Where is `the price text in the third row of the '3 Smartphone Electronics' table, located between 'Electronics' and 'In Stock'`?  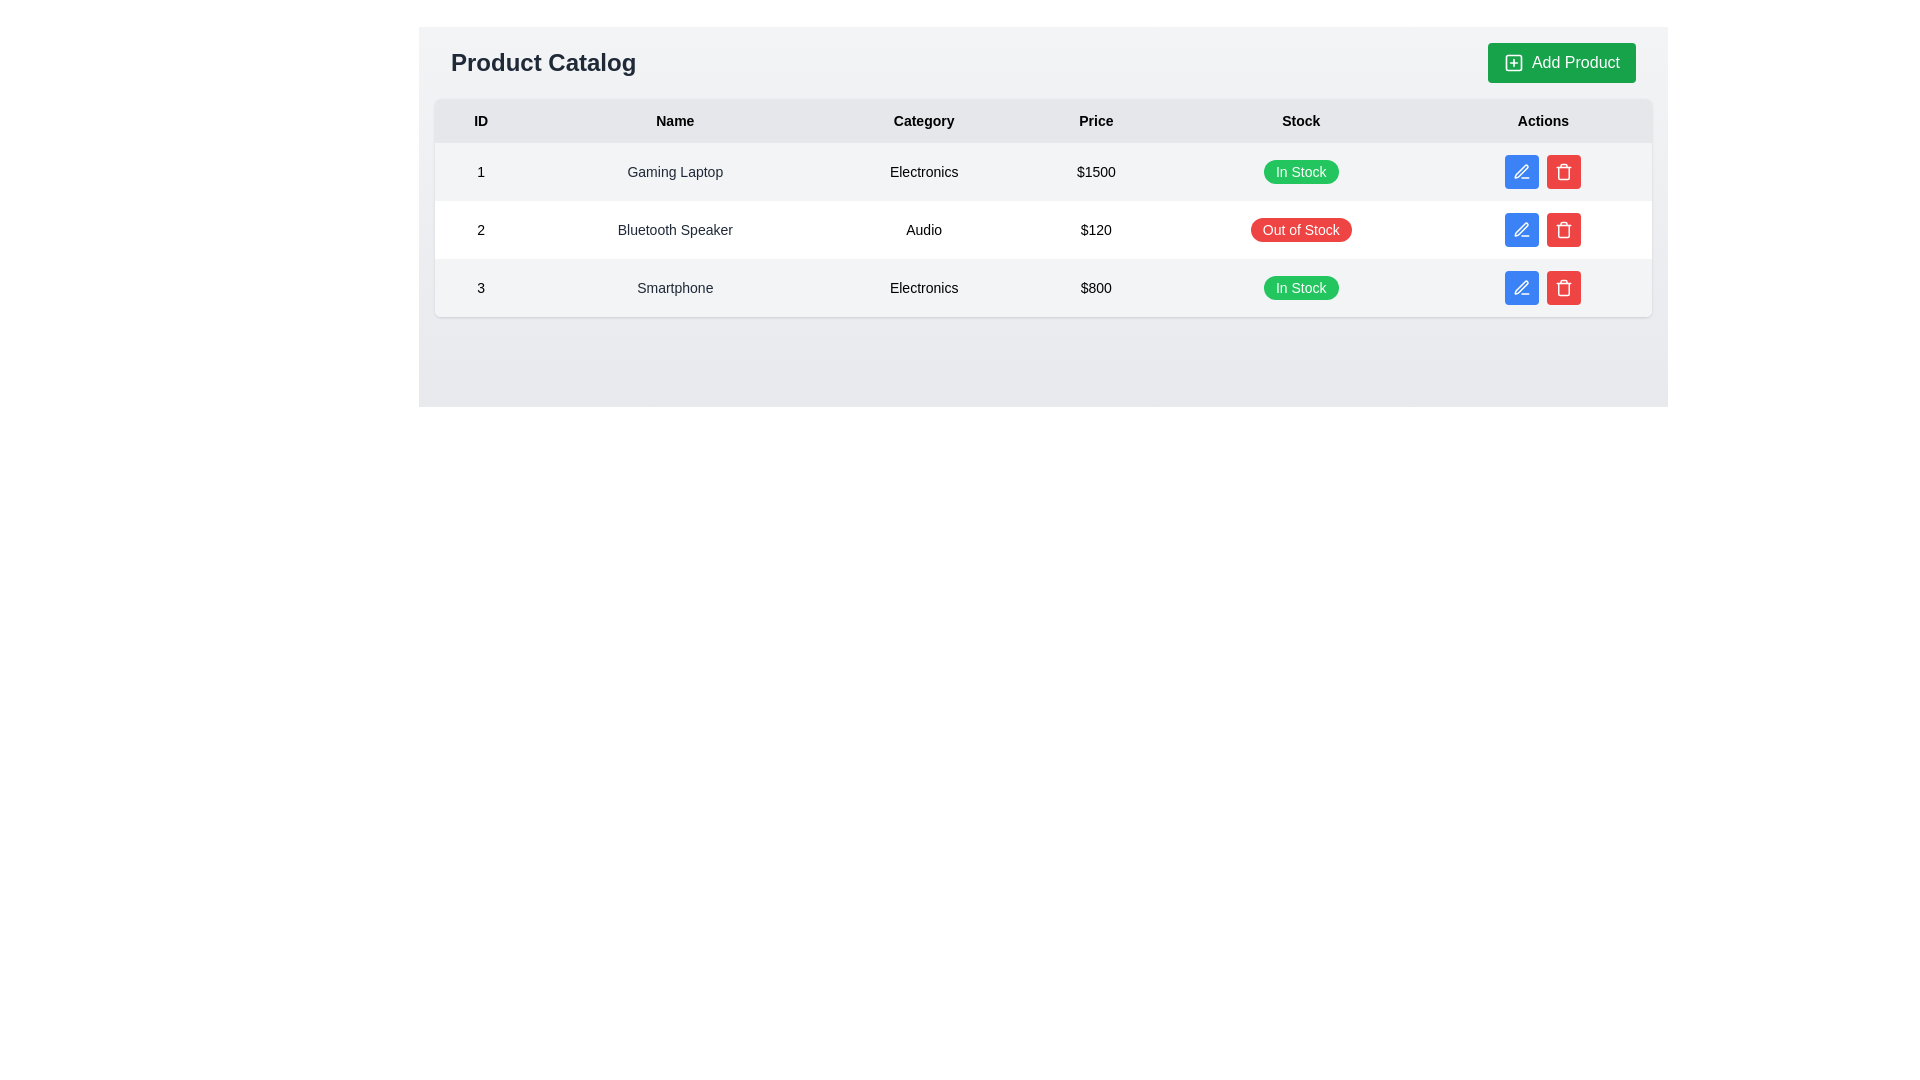
the price text in the third row of the '3 Smartphone Electronics' table, located between 'Electronics' and 'In Stock' is located at coordinates (1095, 288).